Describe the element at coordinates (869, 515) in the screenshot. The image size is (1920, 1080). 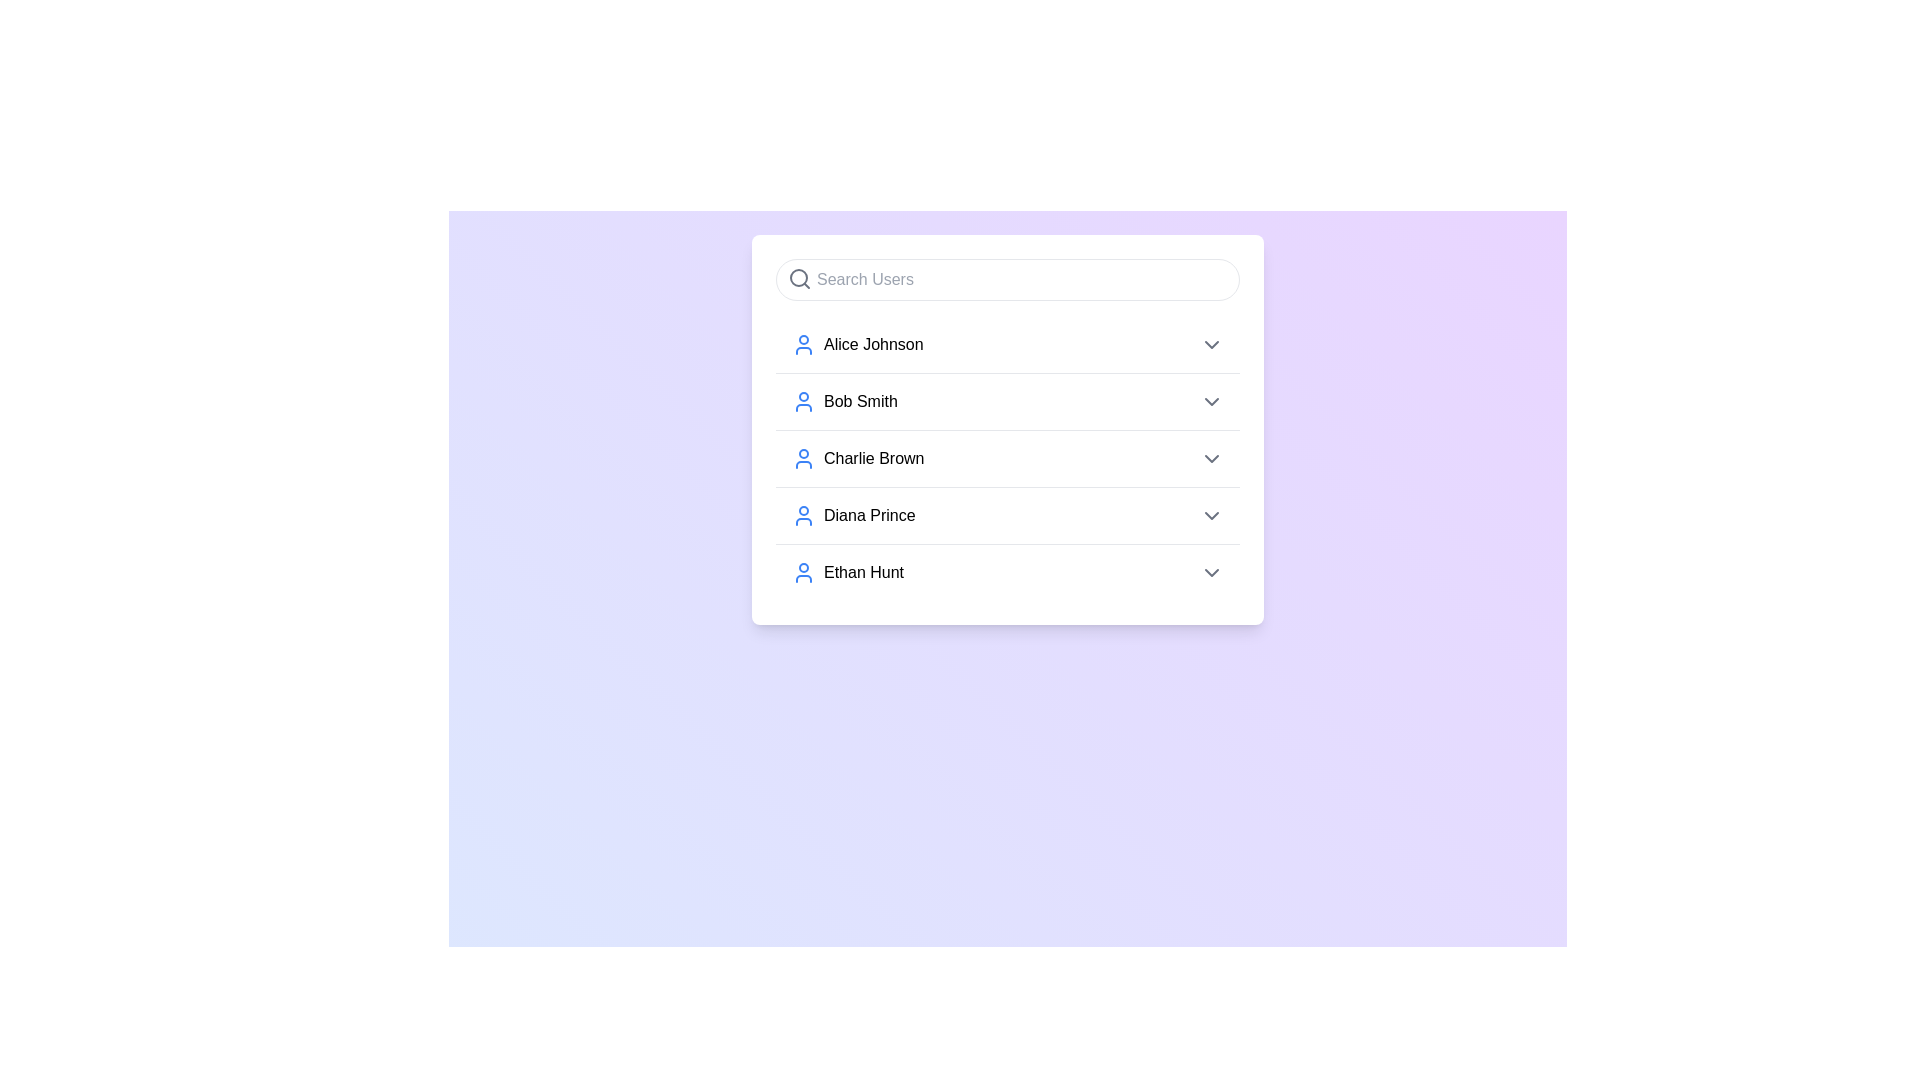
I see `the text label displaying the username 'Diana Prince', which is the fourth item in the user selection list` at that location.